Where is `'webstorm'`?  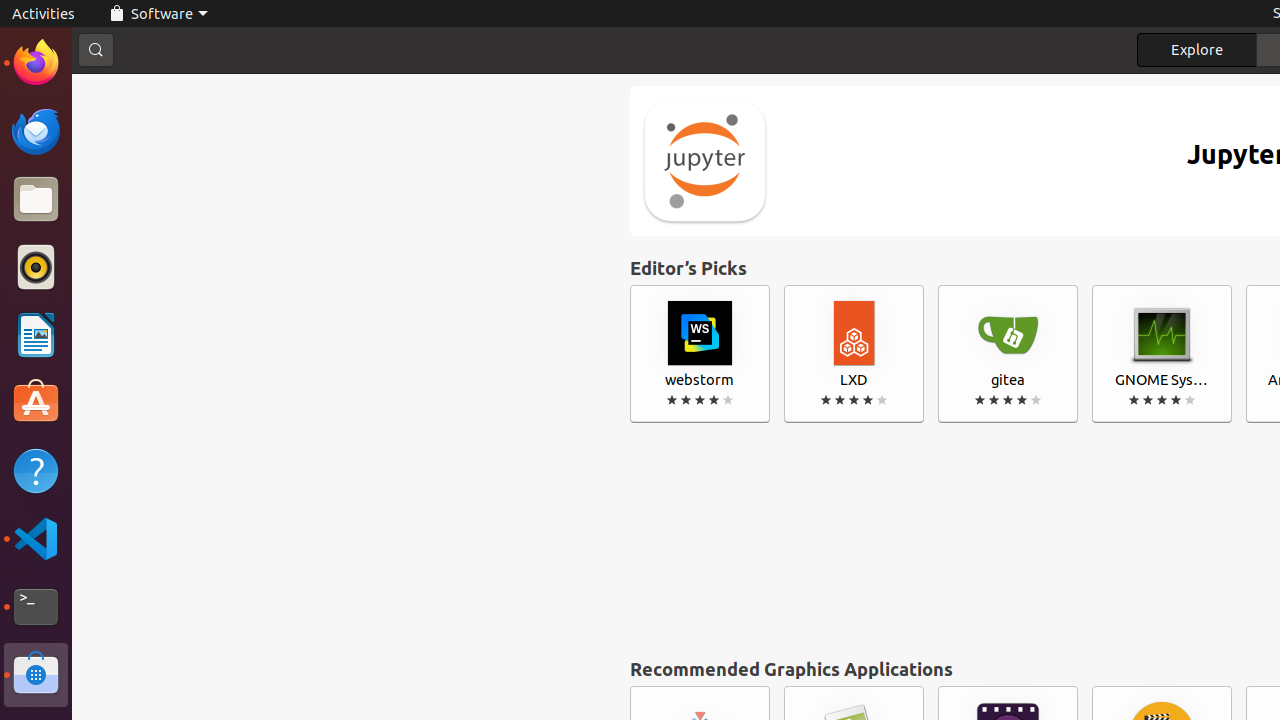
'webstorm' is located at coordinates (700, 353).